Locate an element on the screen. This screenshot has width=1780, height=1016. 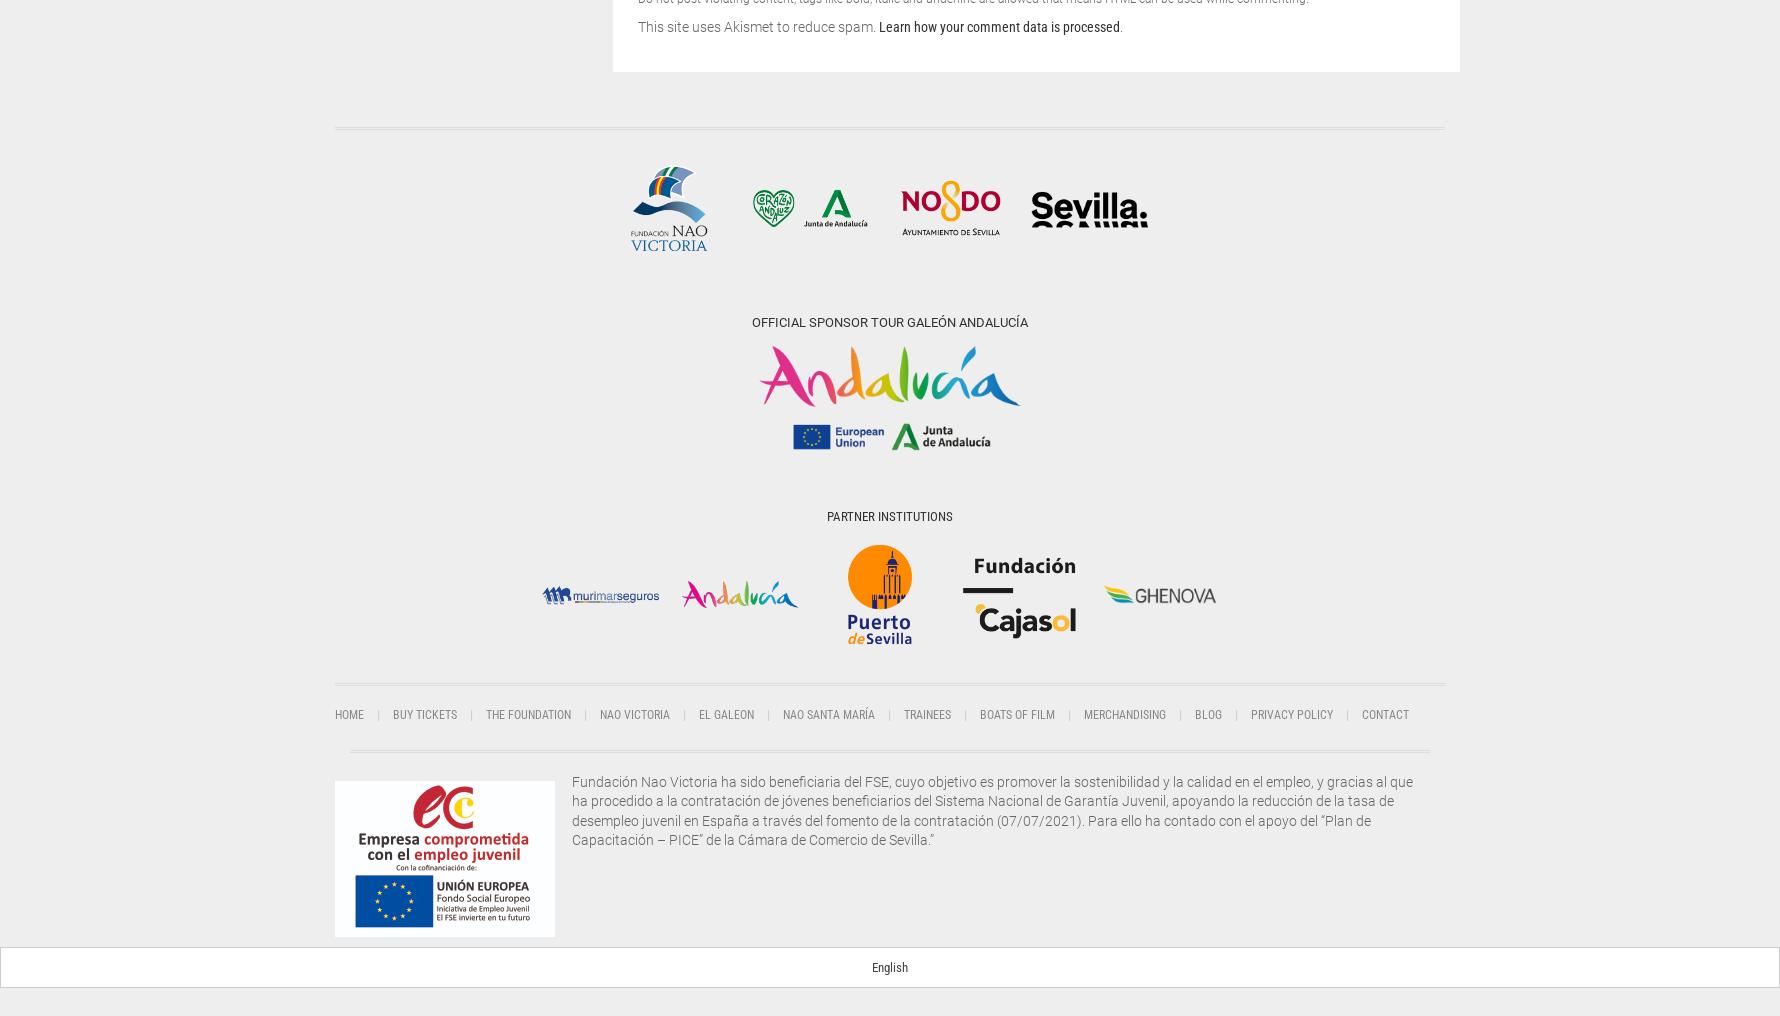
'Buy Tickets' is located at coordinates (424, 714).